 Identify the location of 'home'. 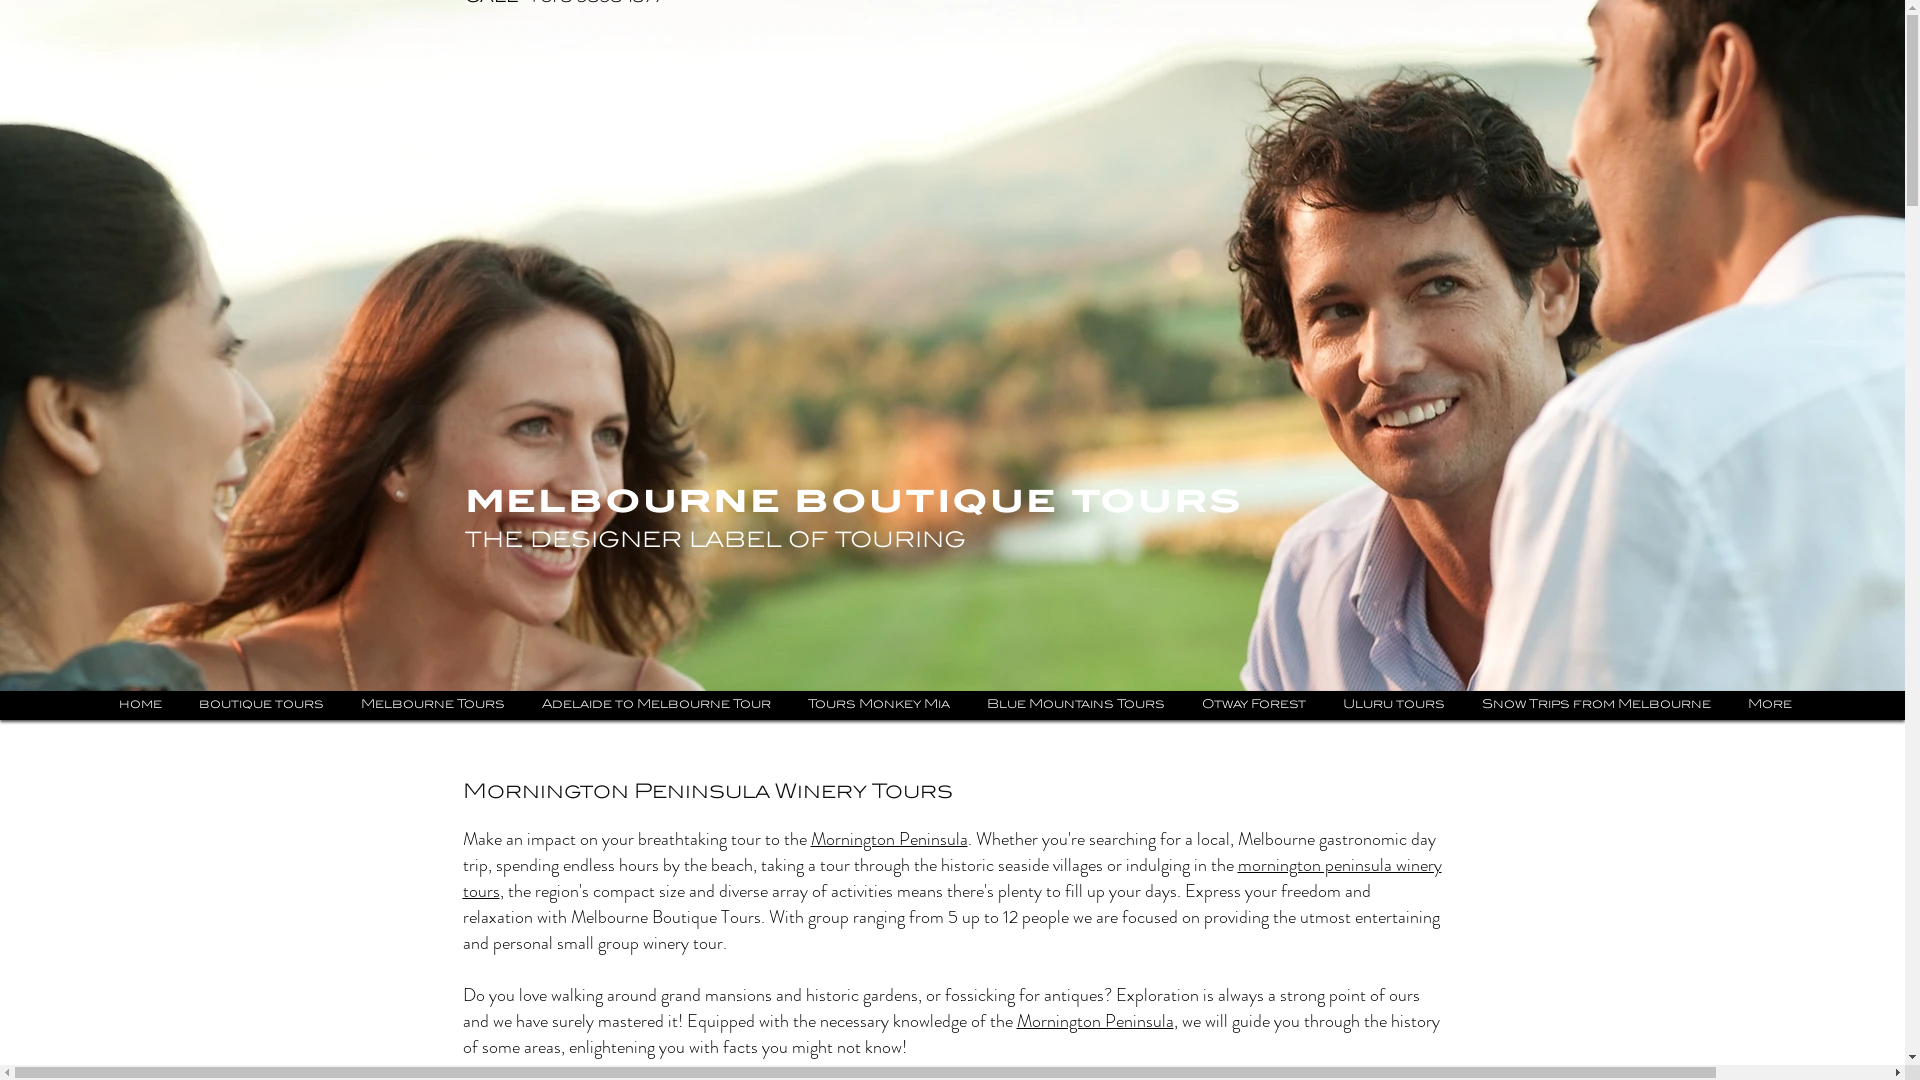
(138, 704).